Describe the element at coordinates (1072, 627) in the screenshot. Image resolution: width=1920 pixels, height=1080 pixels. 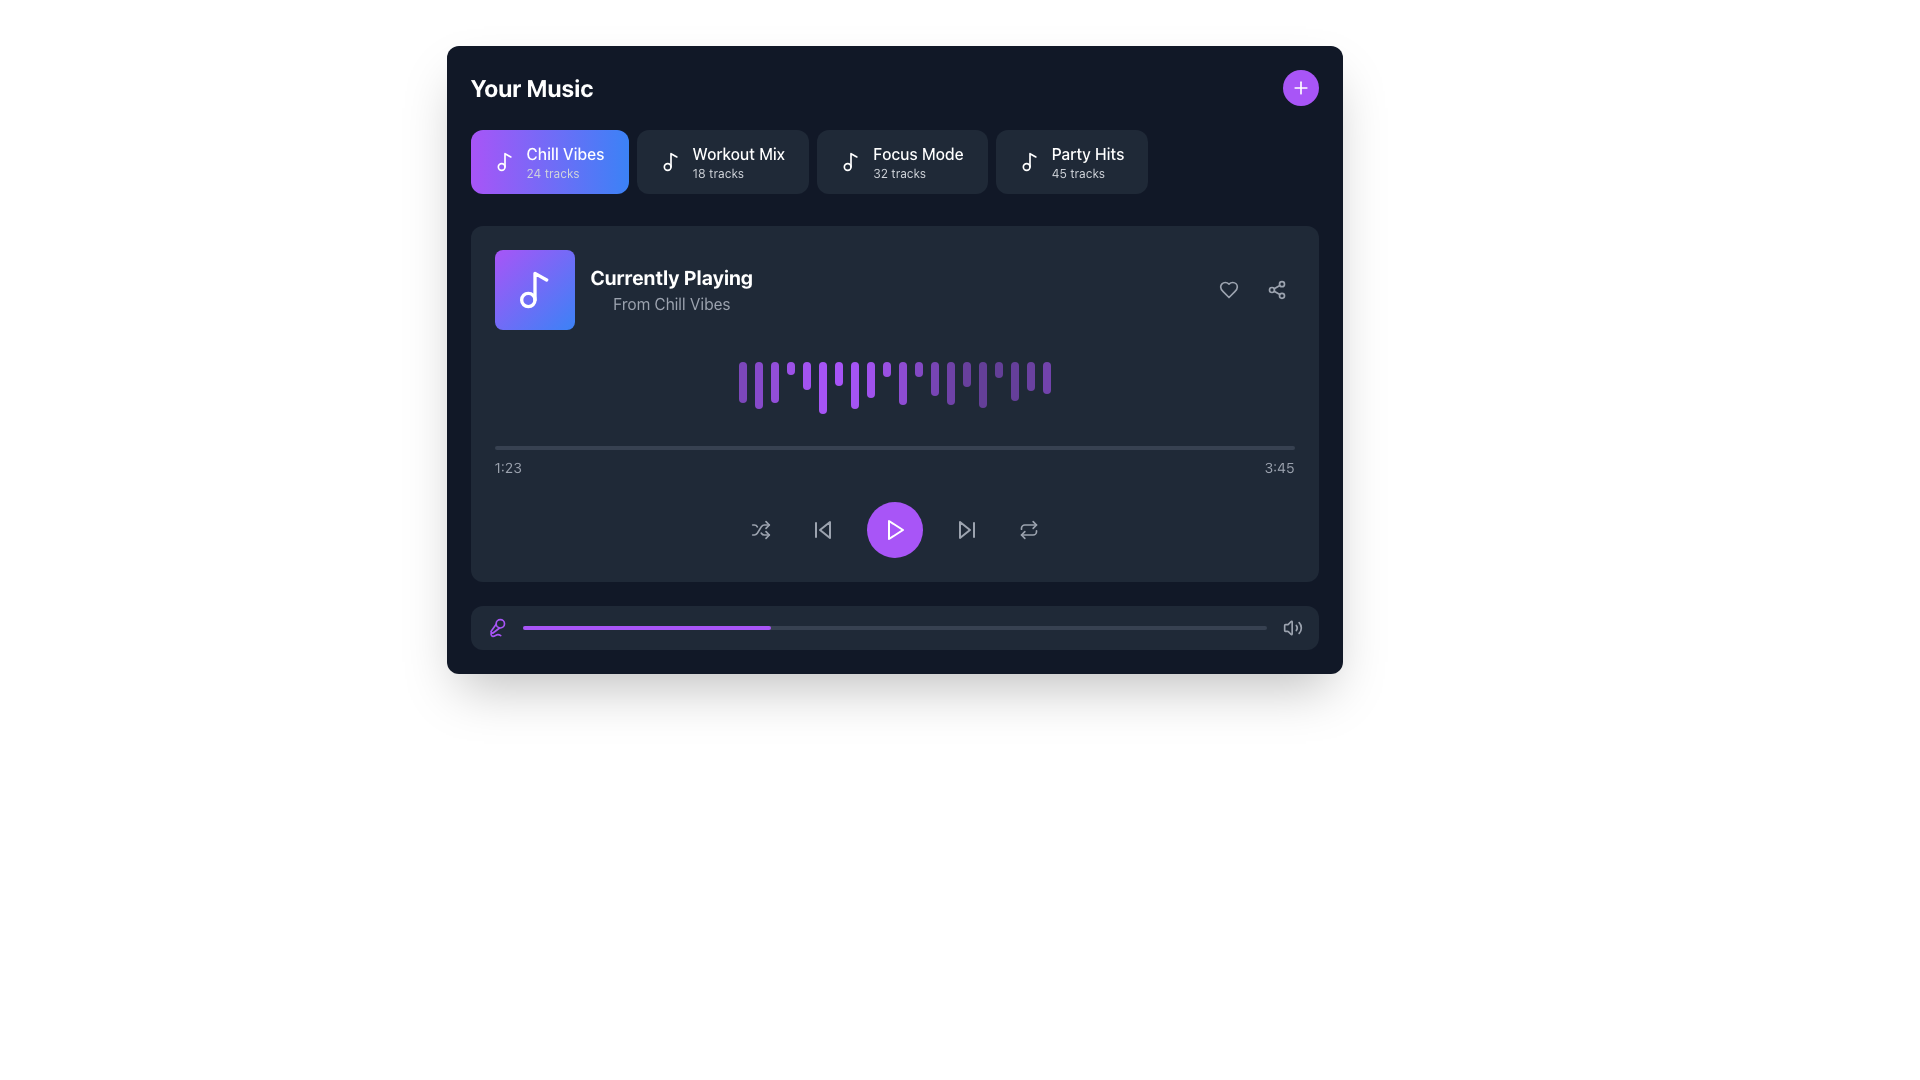
I see `the music progress bar` at that location.